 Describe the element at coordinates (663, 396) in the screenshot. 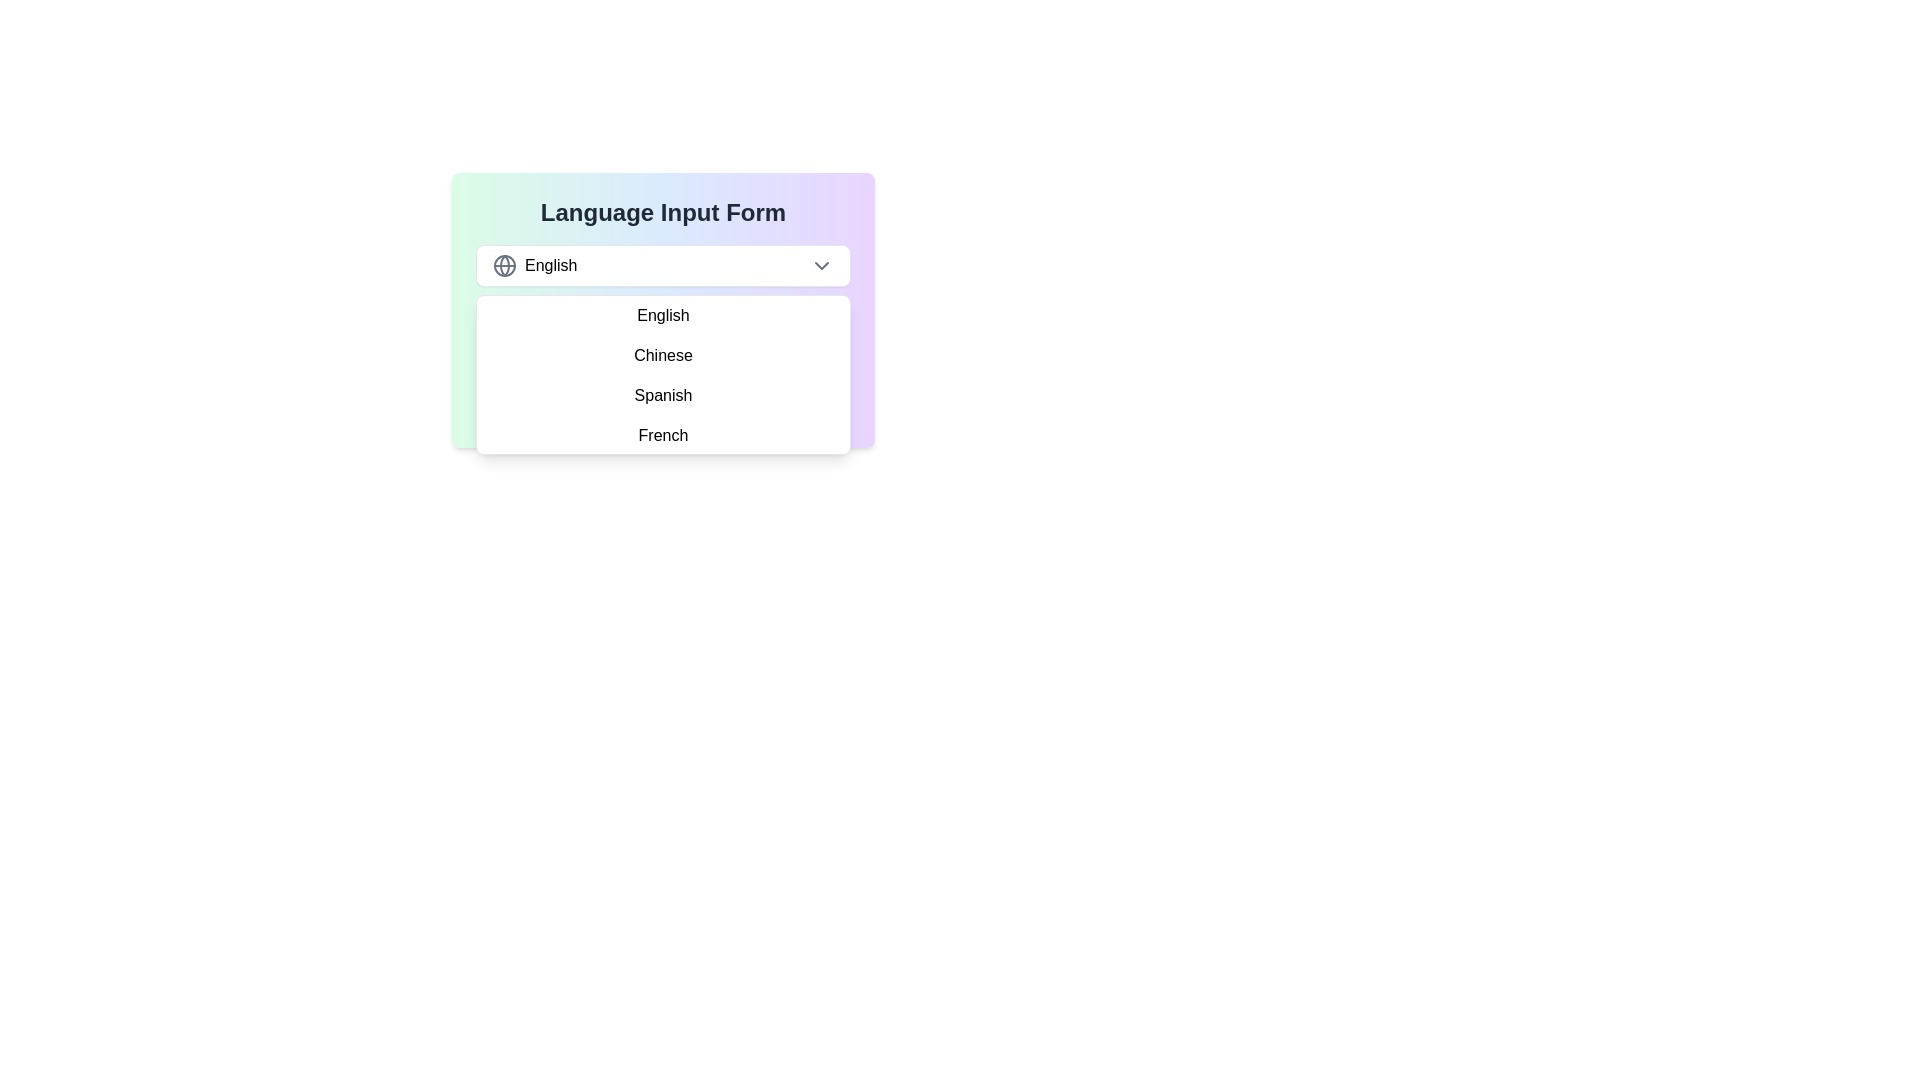

I see `the 'Spanish' language option in the dropdown menu` at that location.